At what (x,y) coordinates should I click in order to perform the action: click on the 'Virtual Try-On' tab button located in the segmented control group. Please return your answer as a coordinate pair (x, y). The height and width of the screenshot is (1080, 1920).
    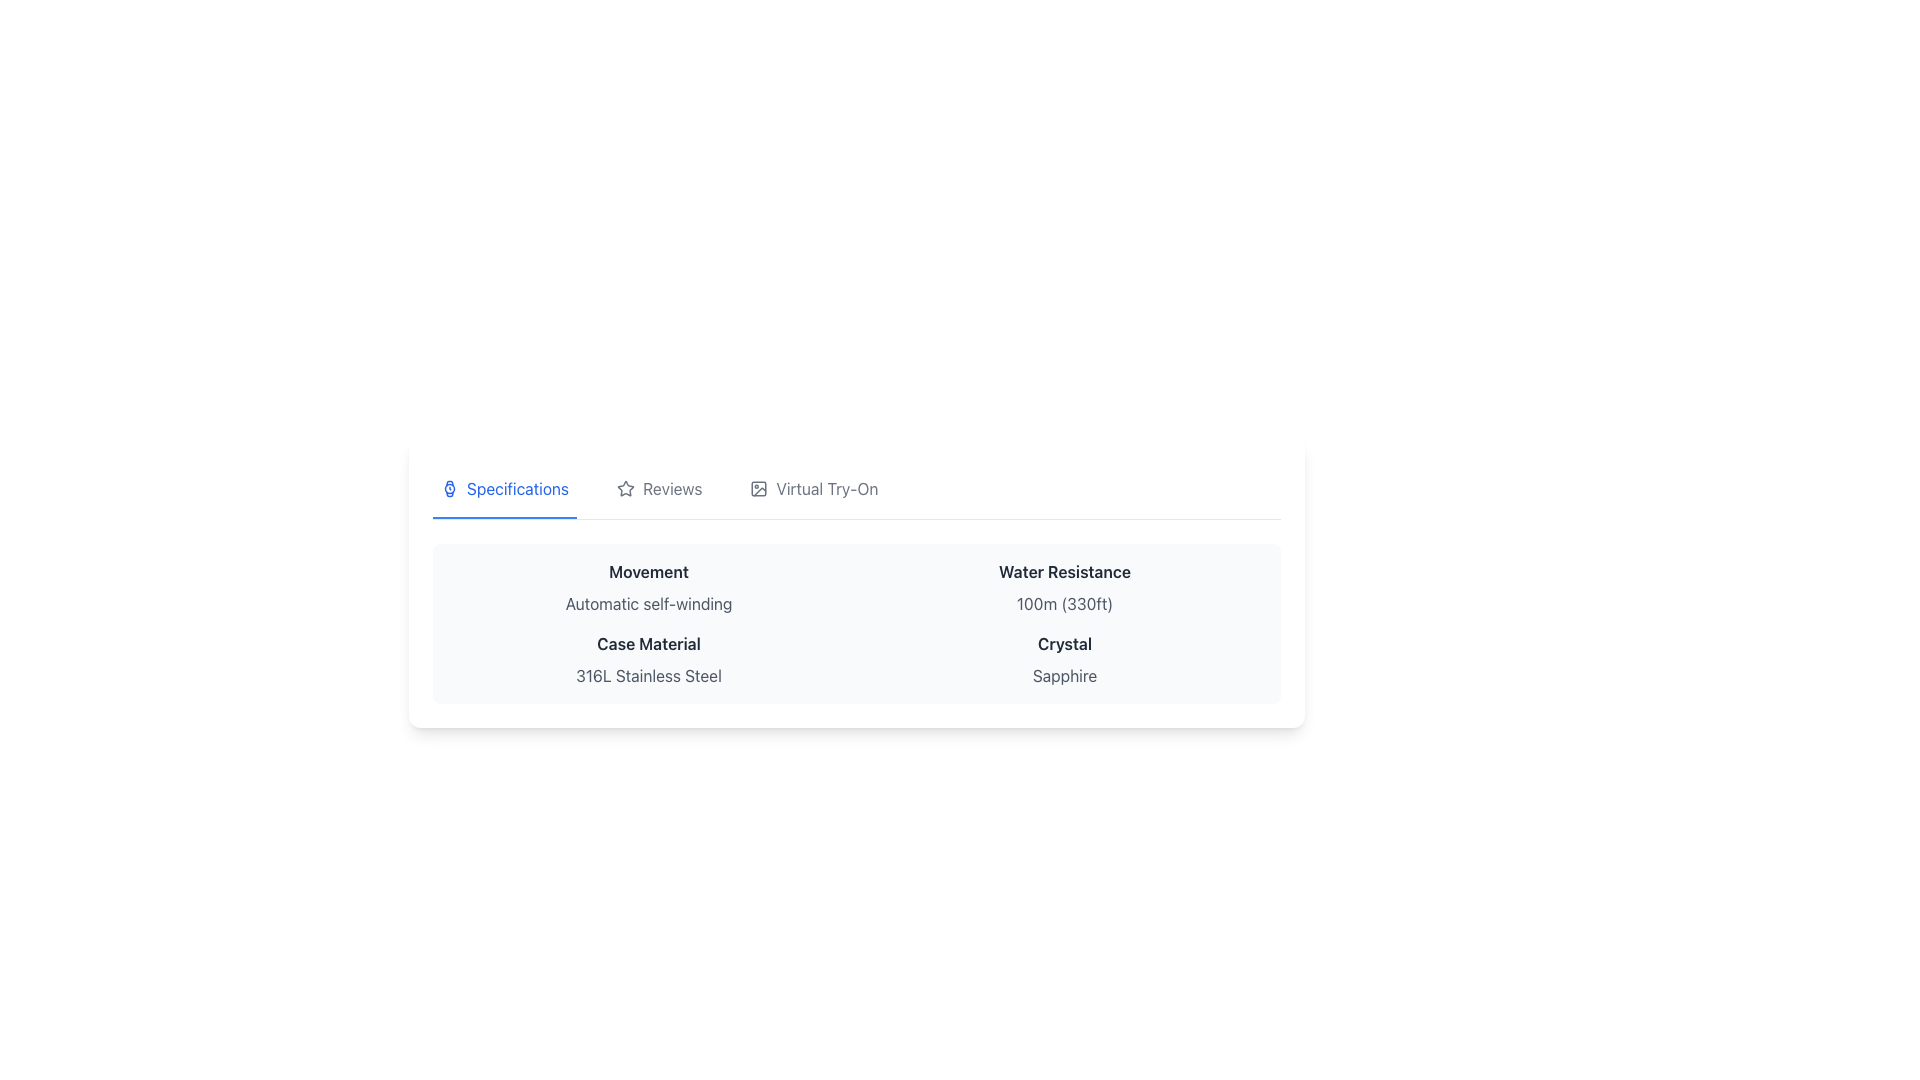
    Looking at the image, I should click on (857, 489).